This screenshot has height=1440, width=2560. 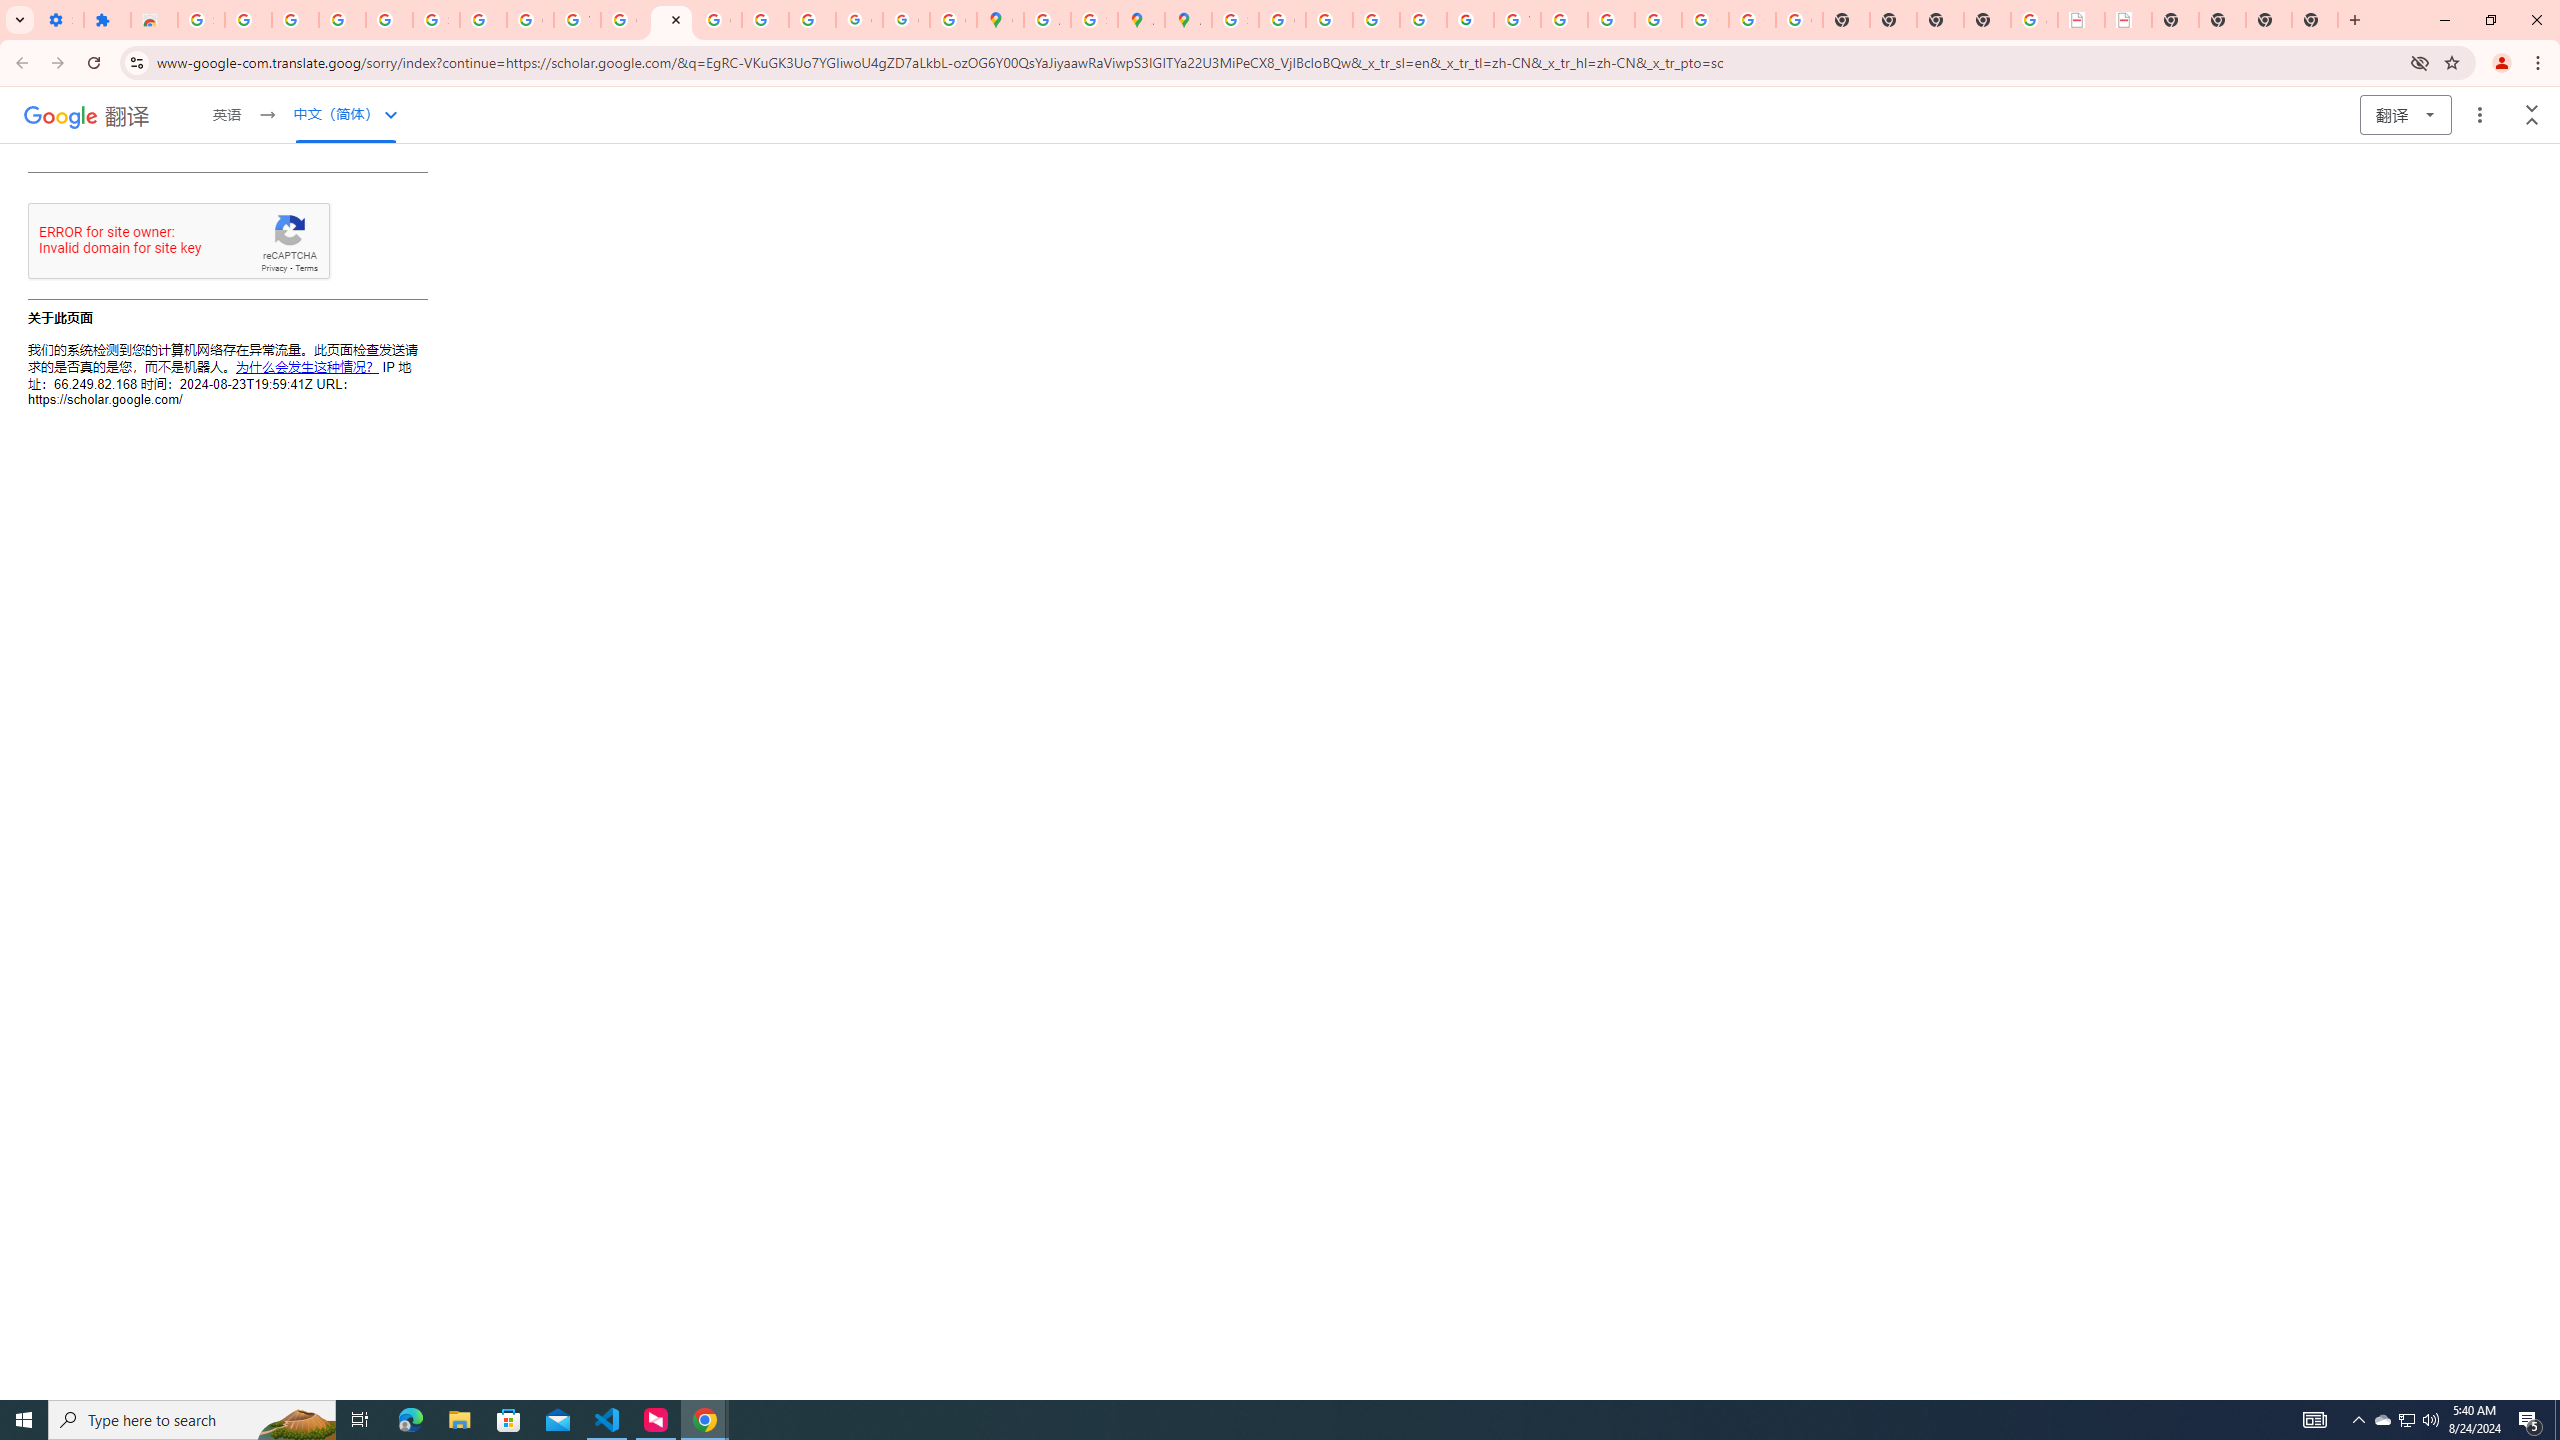 I want to click on 'Settings - On startup', so click(x=60, y=19).